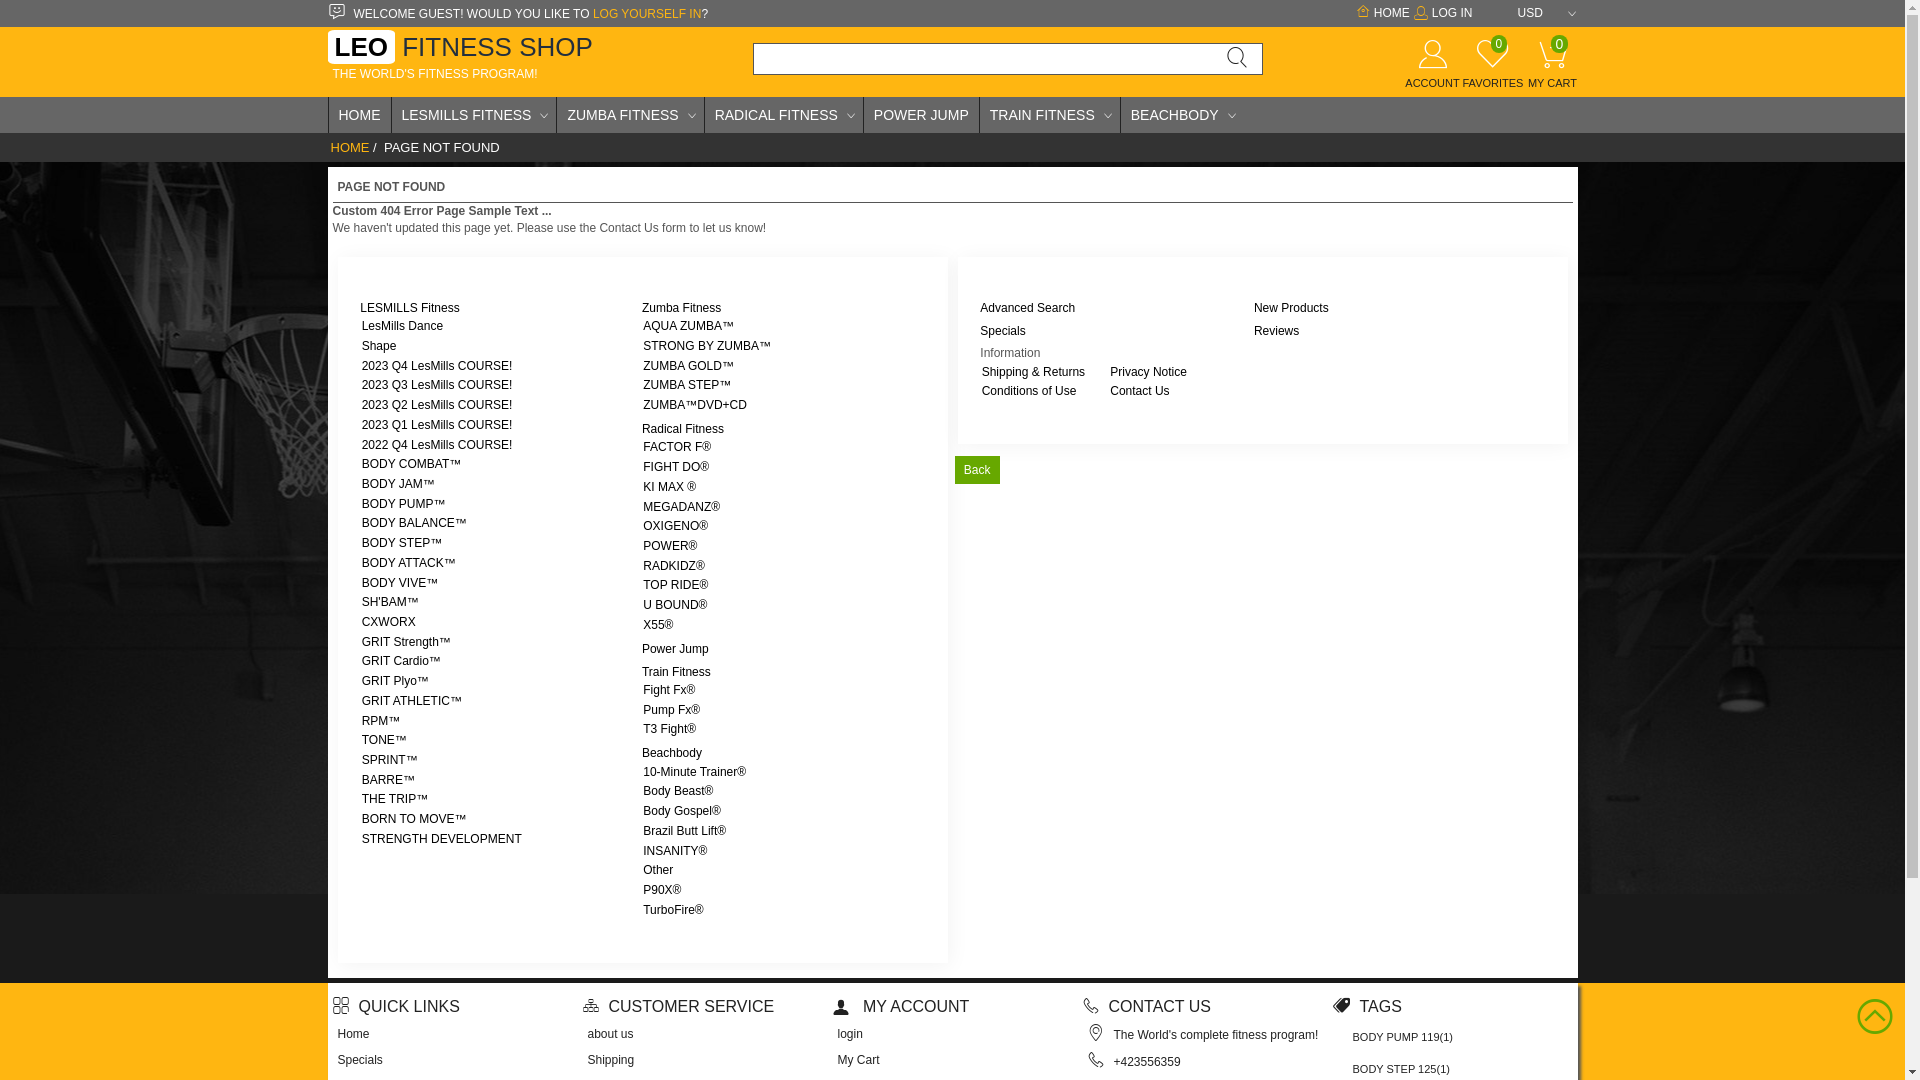 Image resolution: width=1920 pixels, height=1080 pixels. What do you see at coordinates (1441, 12) in the screenshot?
I see `'LOG IN'` at bounding box center [1441, 12].